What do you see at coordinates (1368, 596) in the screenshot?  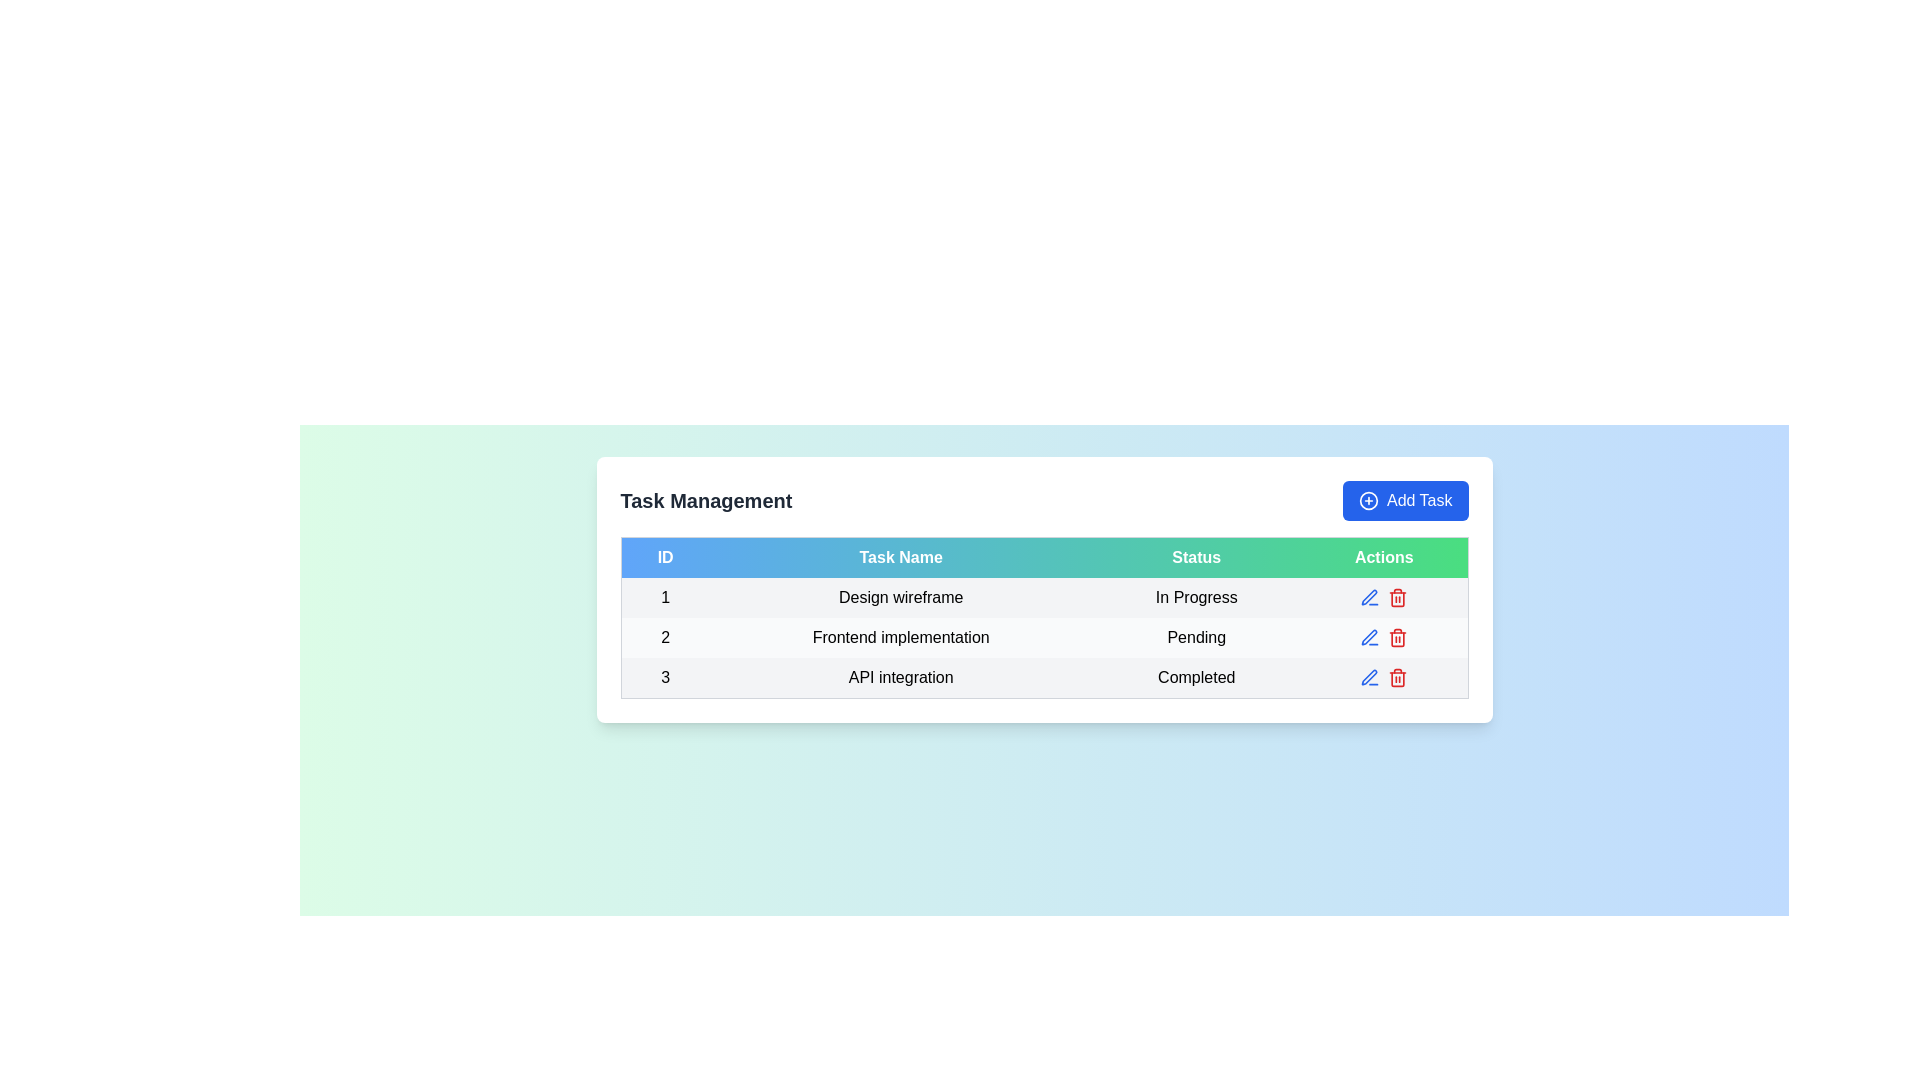 I see `the edit button icon located in the 'Actions' column of the second row of the task management table to modify the task details` at bounding box center [1368, 596].